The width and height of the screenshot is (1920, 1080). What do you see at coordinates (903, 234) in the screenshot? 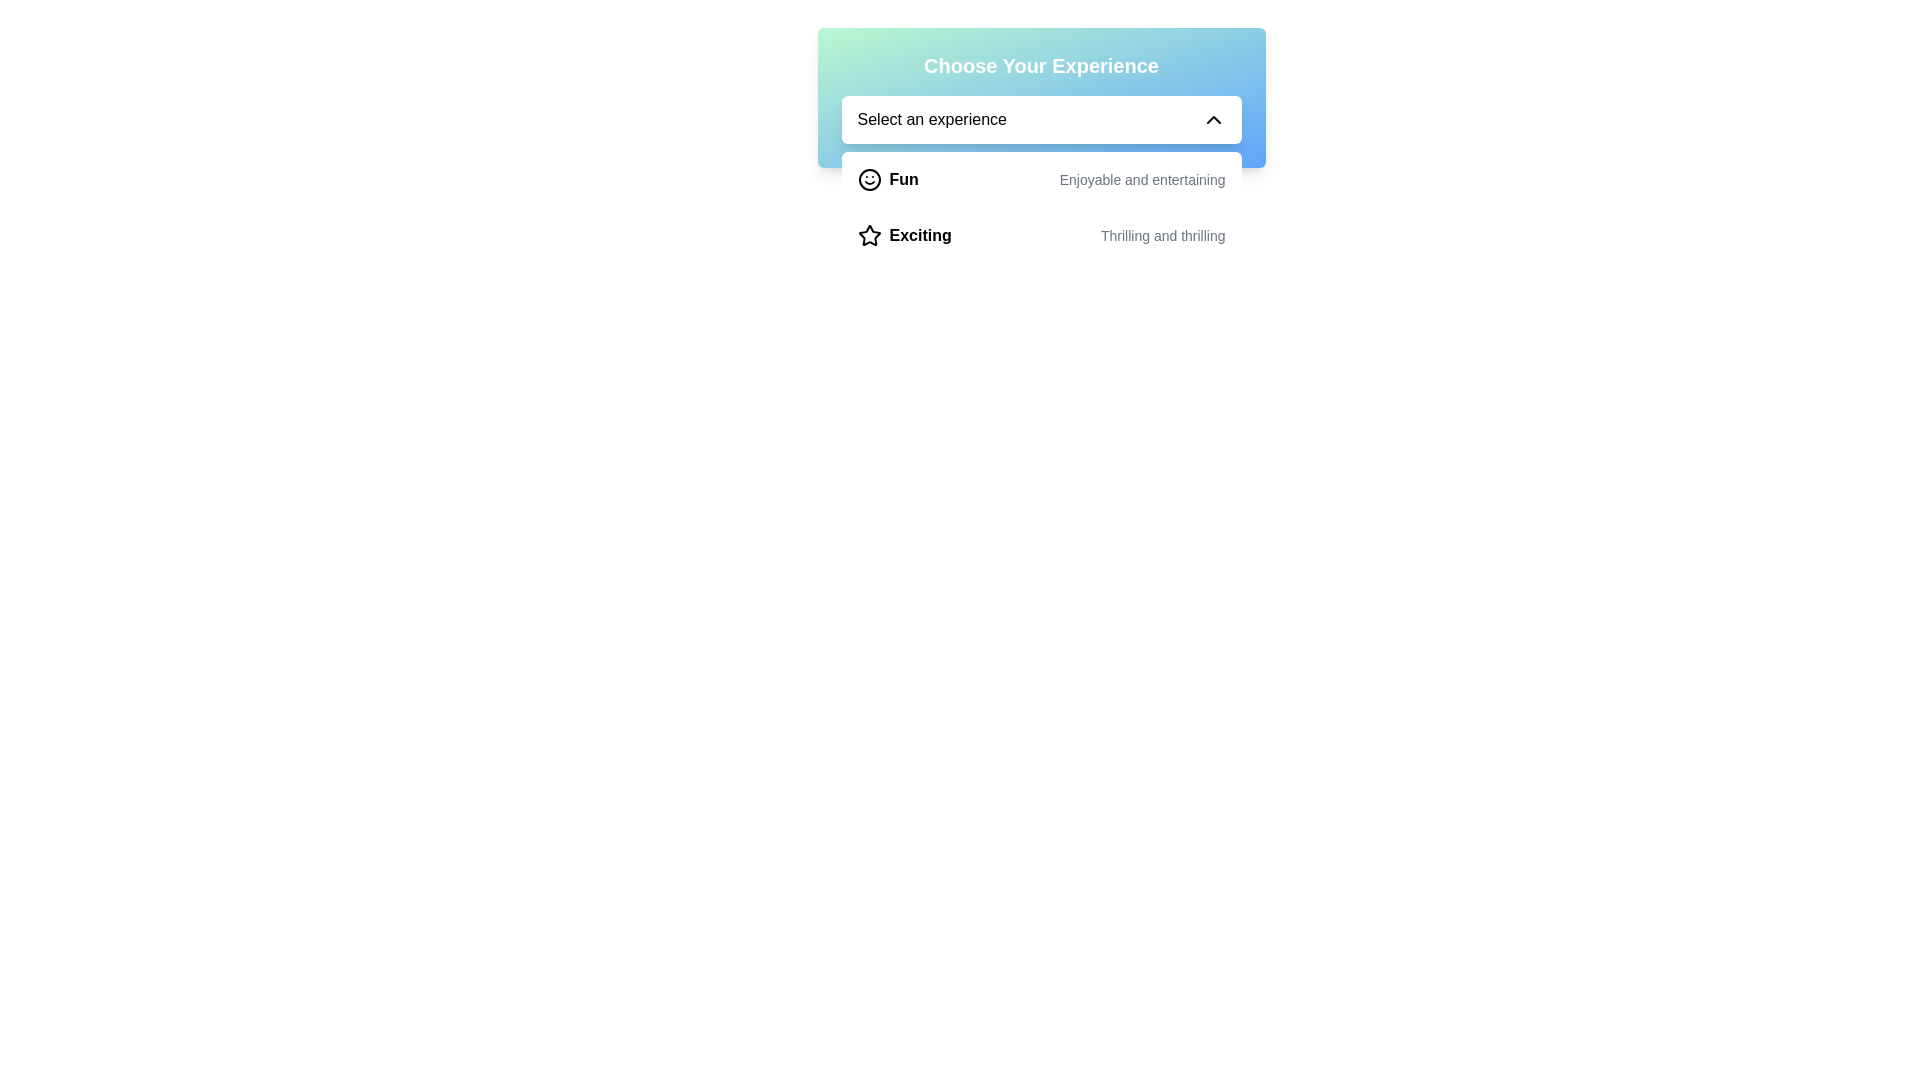
I see `the selectable option labeled 'Exciting' in the dropdown menu, which is the second item under 'Choose Your Experience'` at bounding box center [903, 234].